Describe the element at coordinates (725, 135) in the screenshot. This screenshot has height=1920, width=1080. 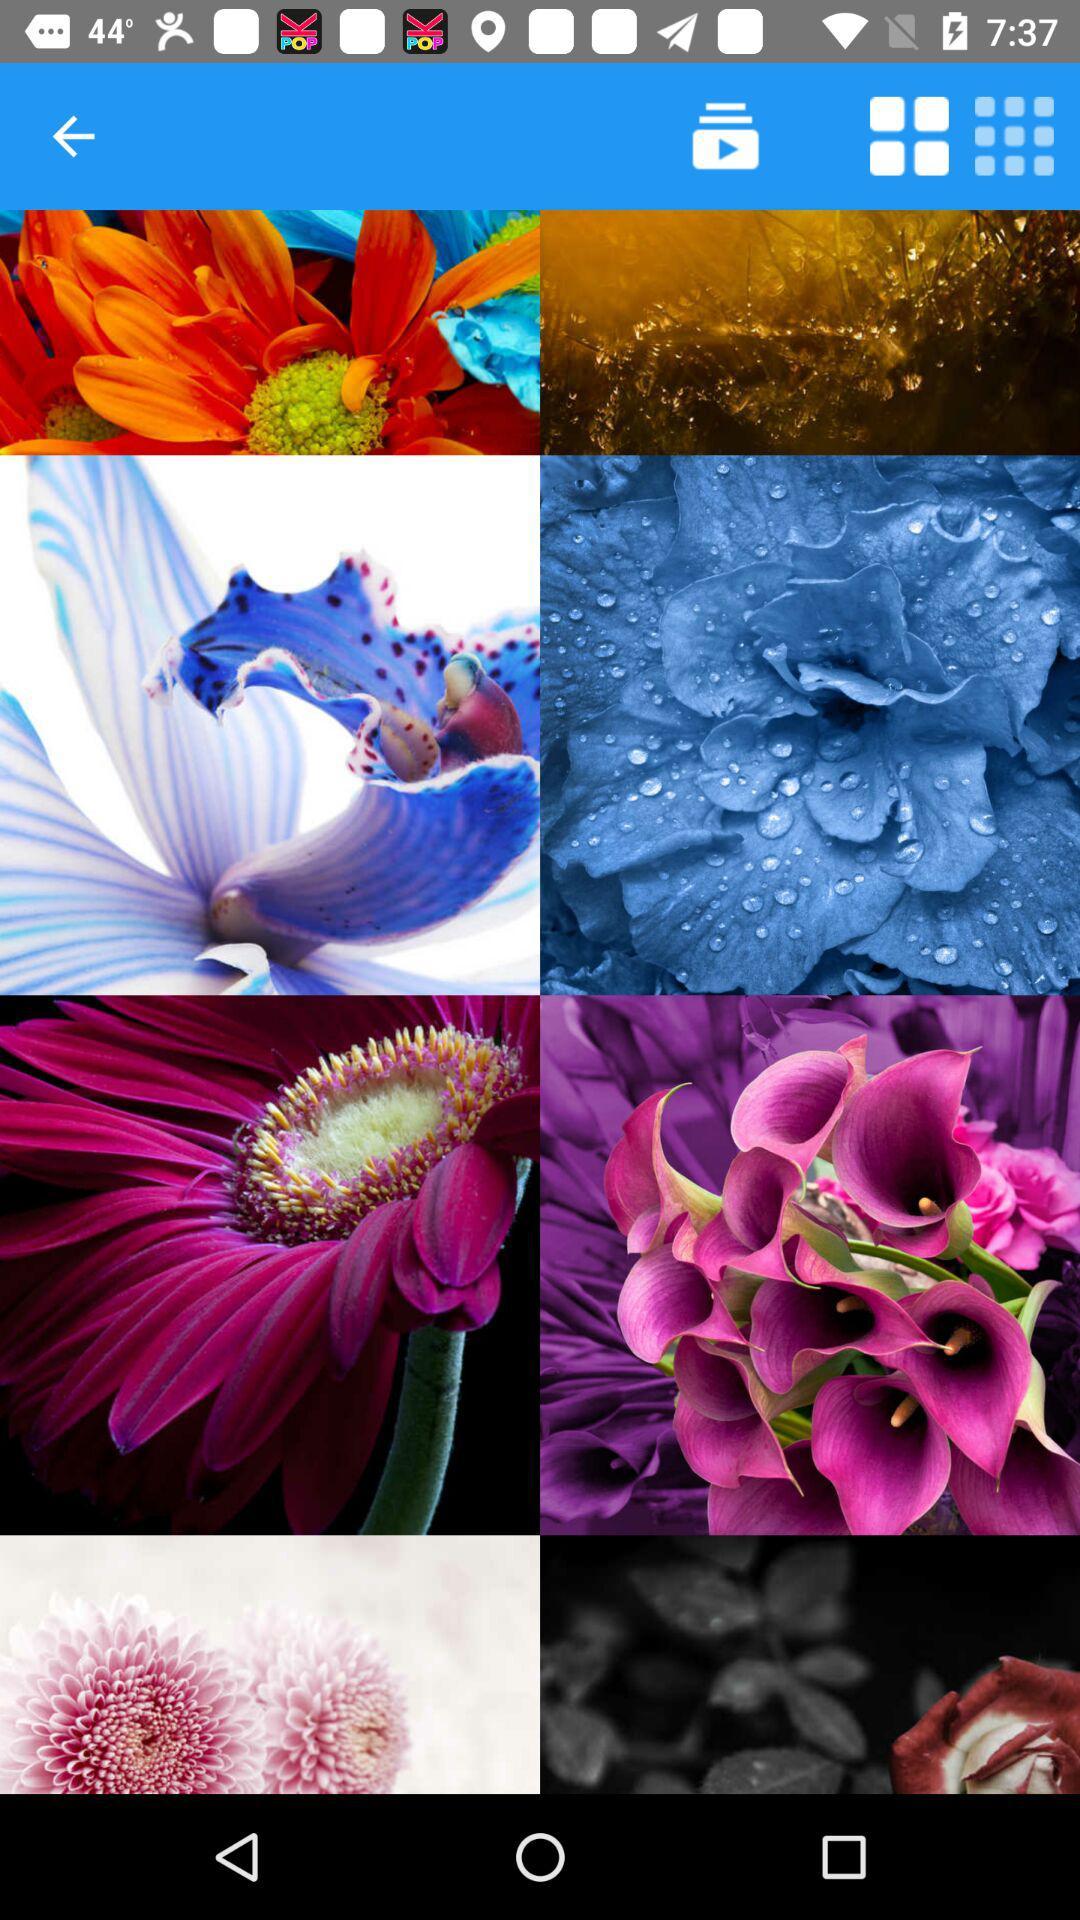
I see `next pictures` at that location.